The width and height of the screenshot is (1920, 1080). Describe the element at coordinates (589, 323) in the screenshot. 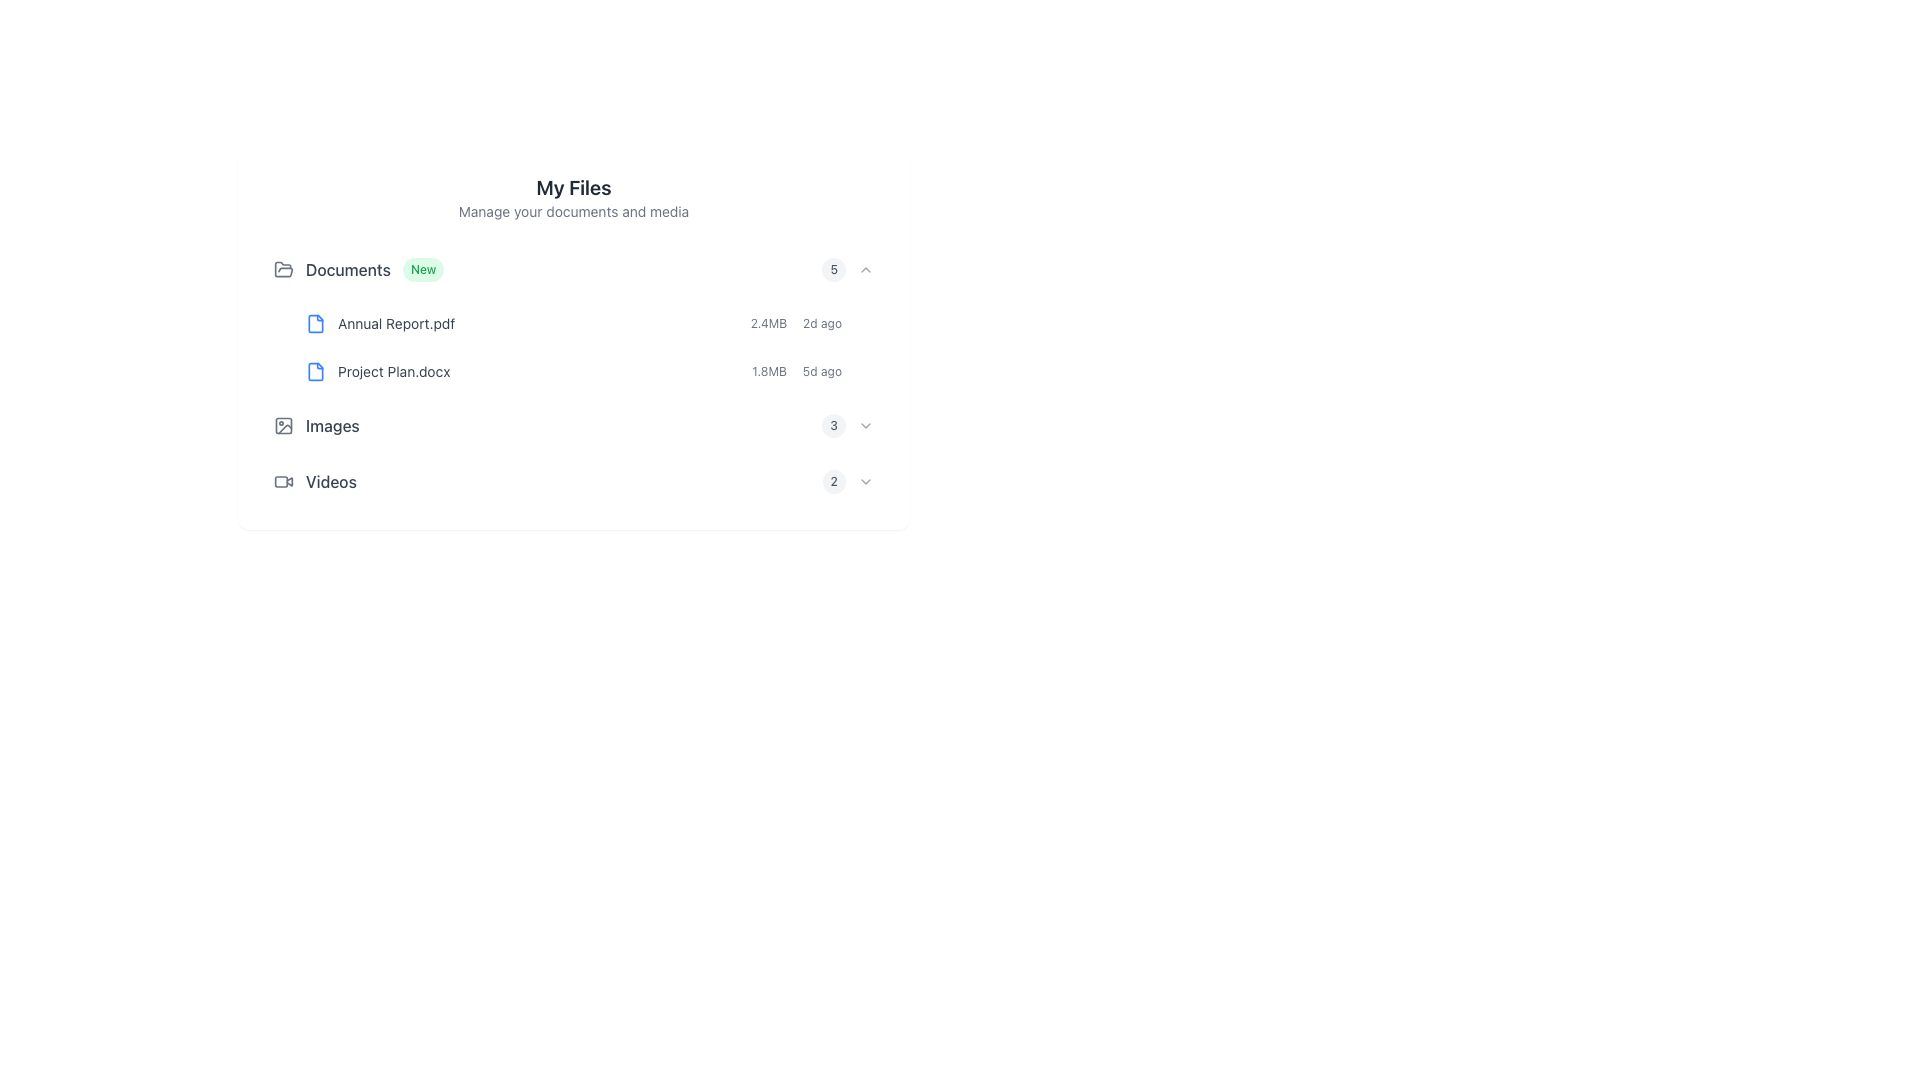

I see `the file entry titled 'Annual Report.pdf' in the document list` at that location.